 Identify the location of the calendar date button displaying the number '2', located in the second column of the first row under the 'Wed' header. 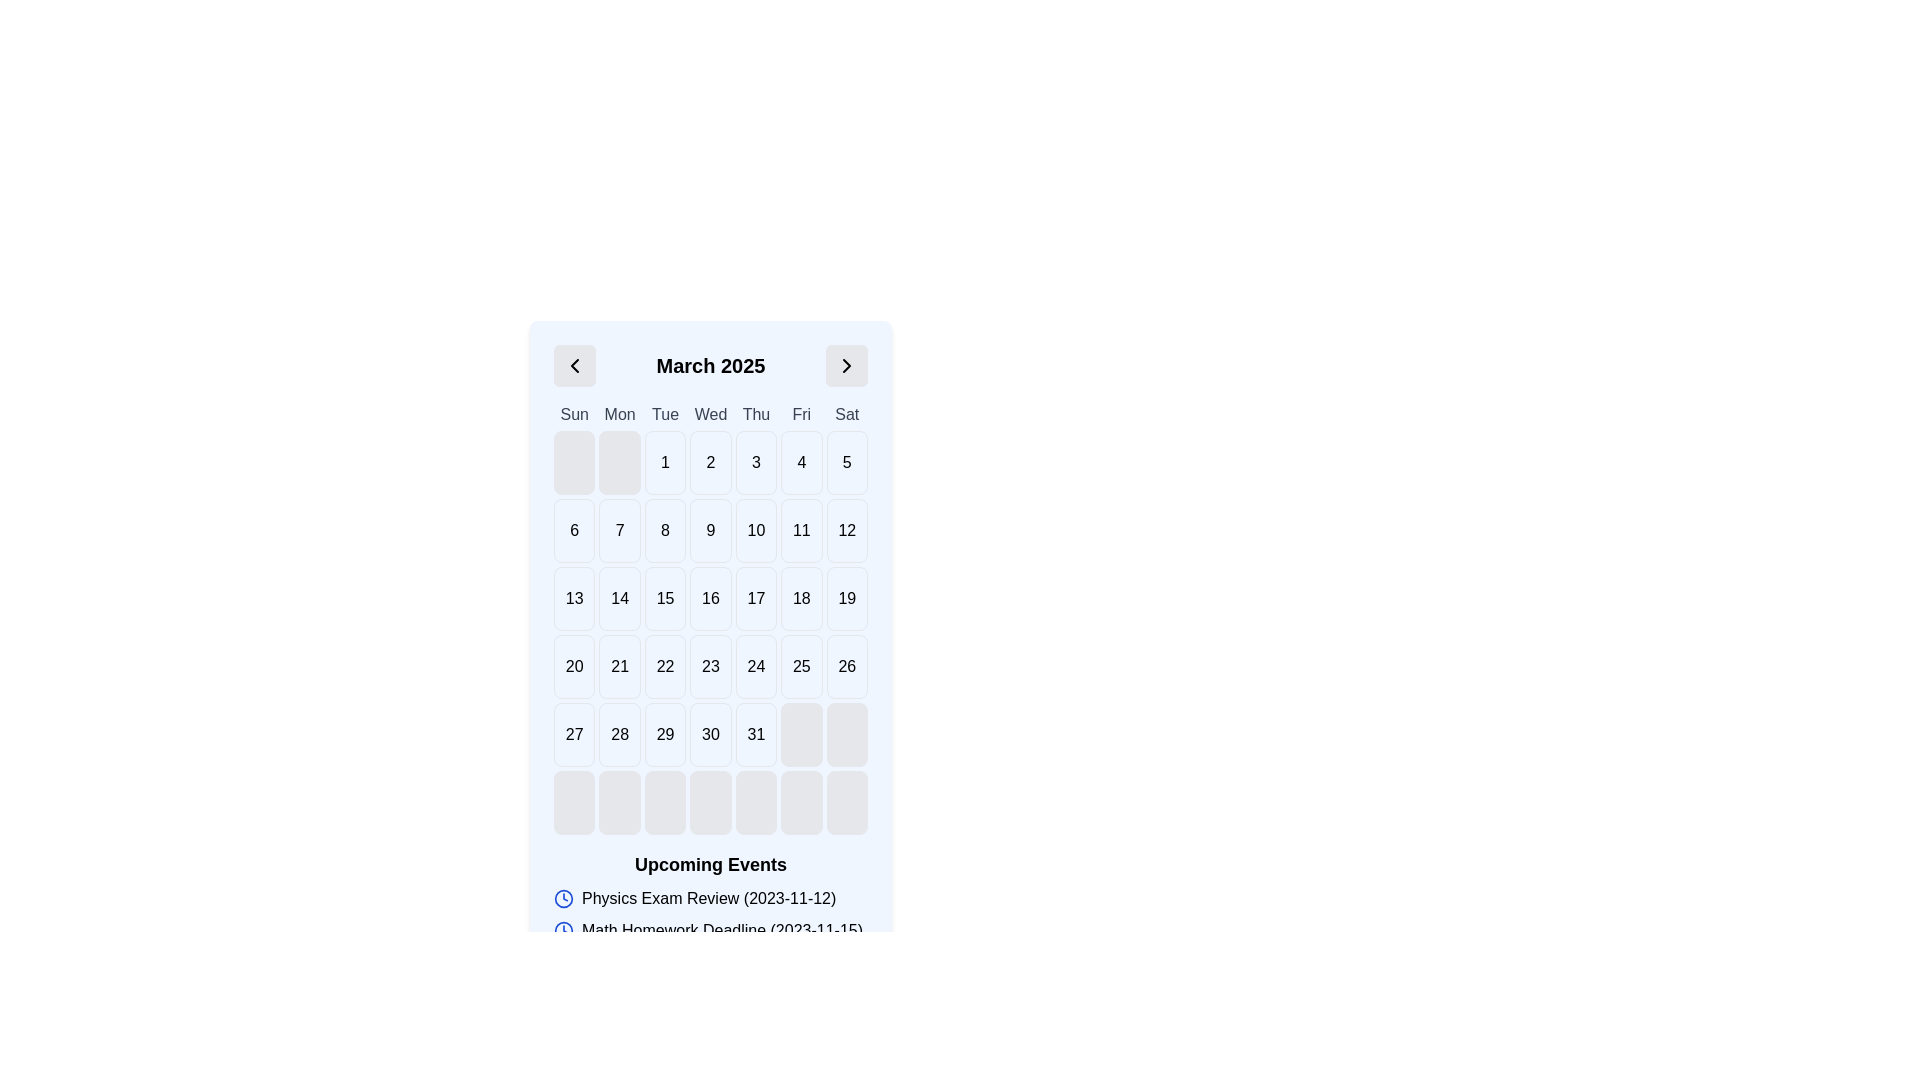
(710, 462).